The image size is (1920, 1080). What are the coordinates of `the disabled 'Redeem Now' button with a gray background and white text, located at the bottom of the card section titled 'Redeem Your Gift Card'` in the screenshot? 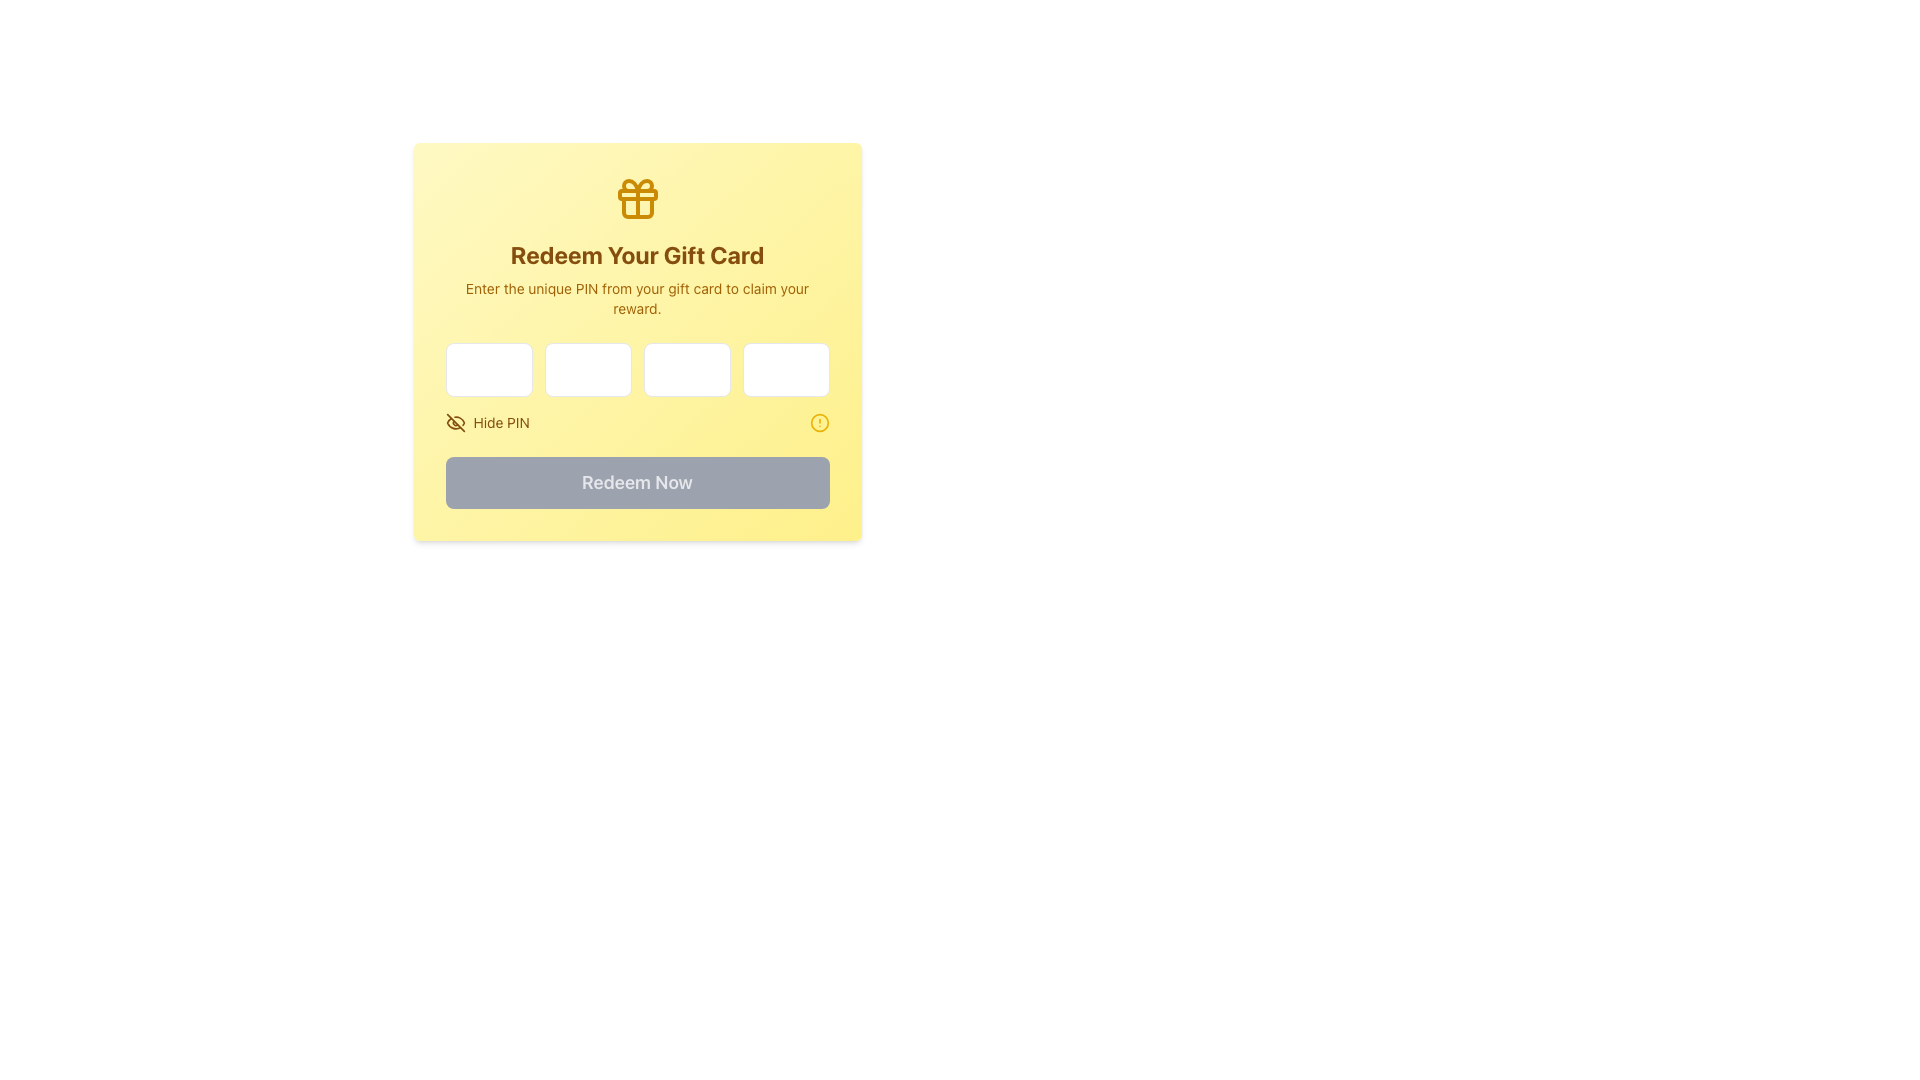 It's located at (636, 482).